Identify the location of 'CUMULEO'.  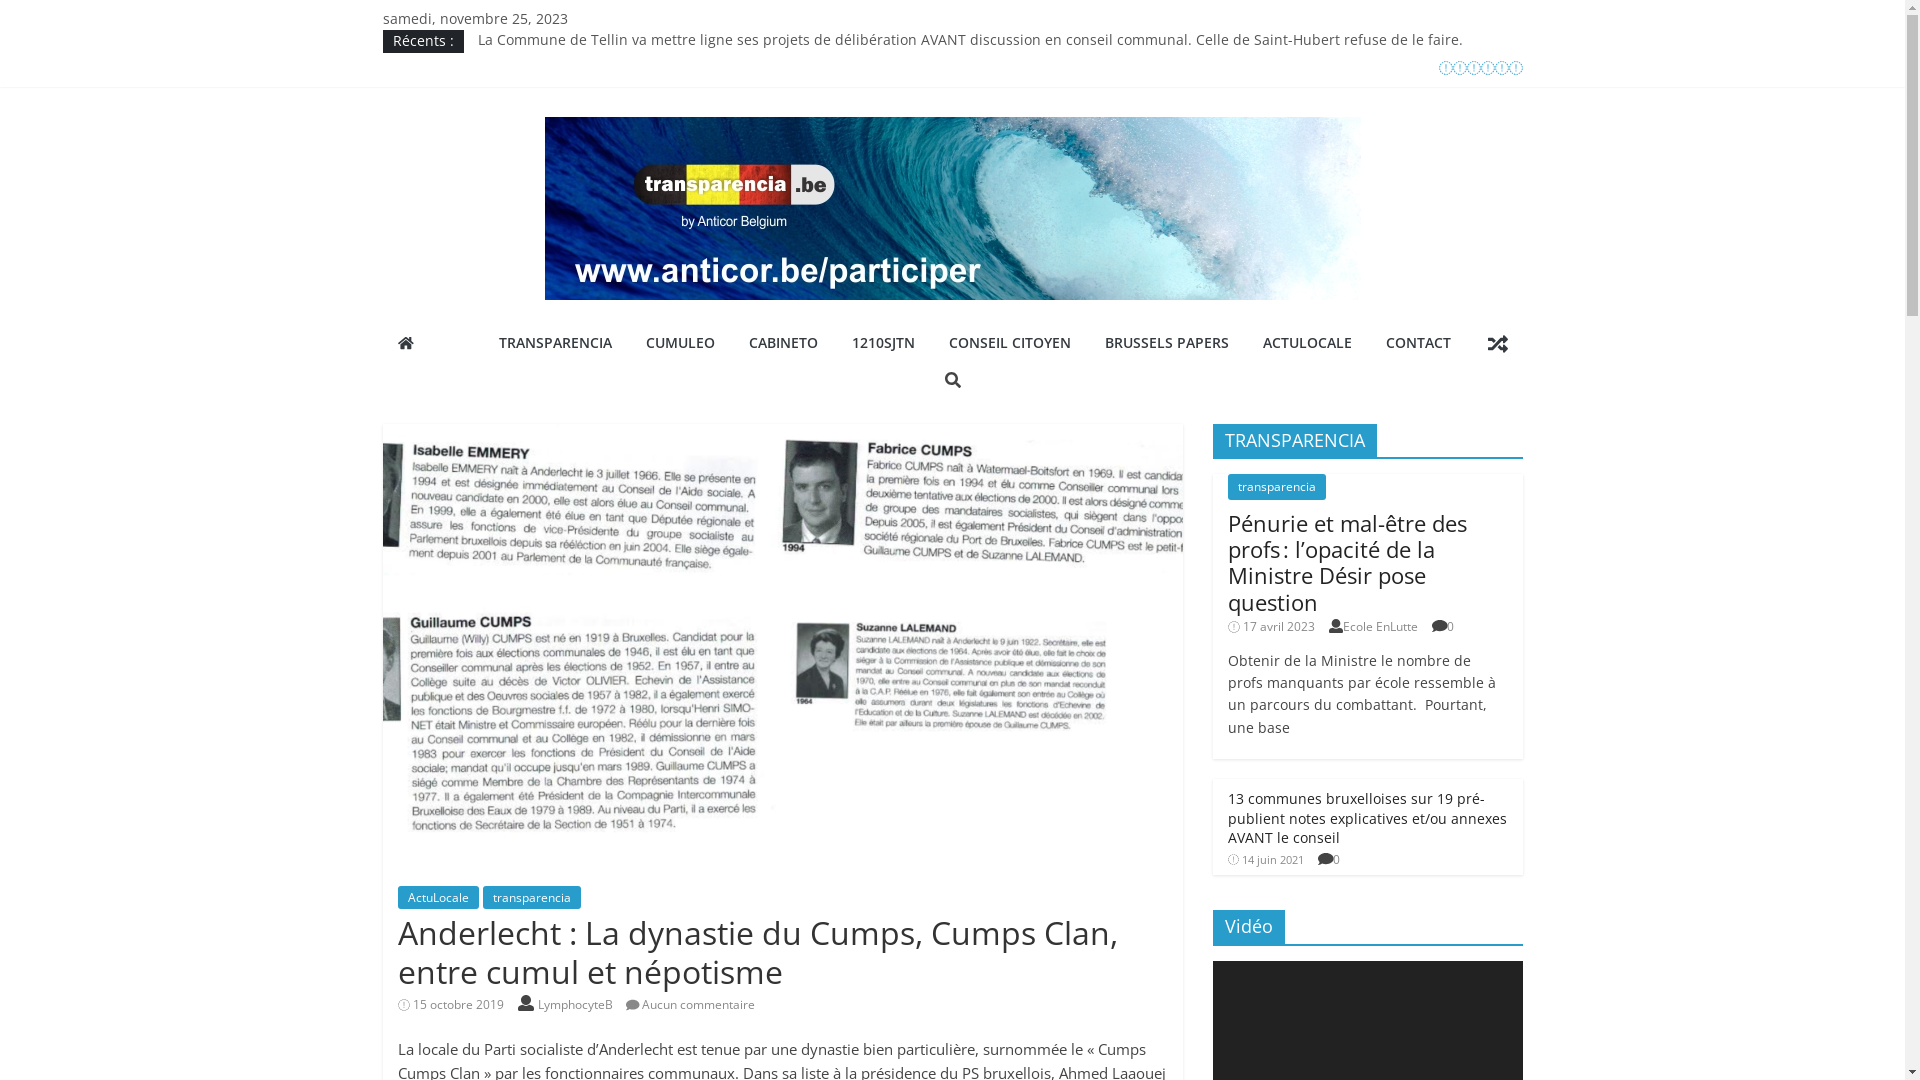
(680, 342).